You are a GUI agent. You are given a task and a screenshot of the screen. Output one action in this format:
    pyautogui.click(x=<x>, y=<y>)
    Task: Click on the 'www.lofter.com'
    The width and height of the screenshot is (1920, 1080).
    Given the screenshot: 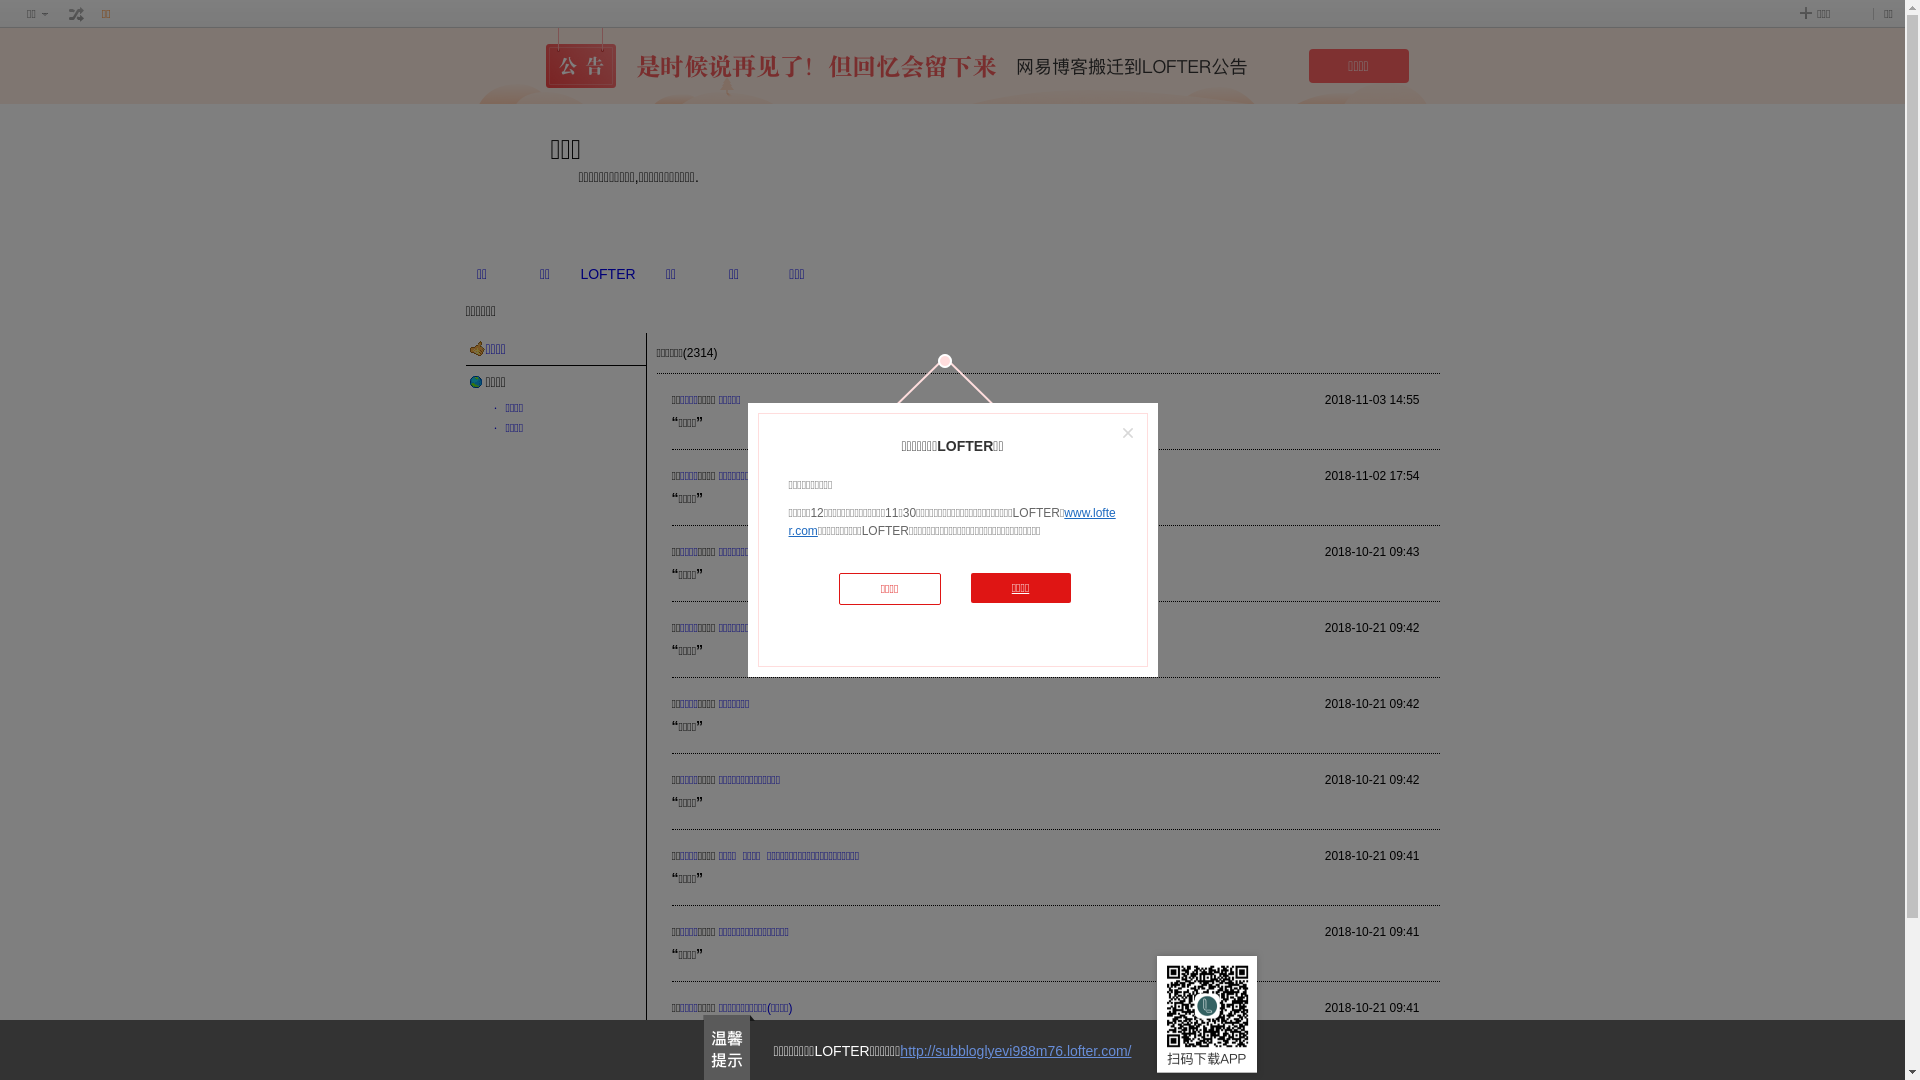 What is the action you would take?
    pyautogui.click(x=950, y=520)
    